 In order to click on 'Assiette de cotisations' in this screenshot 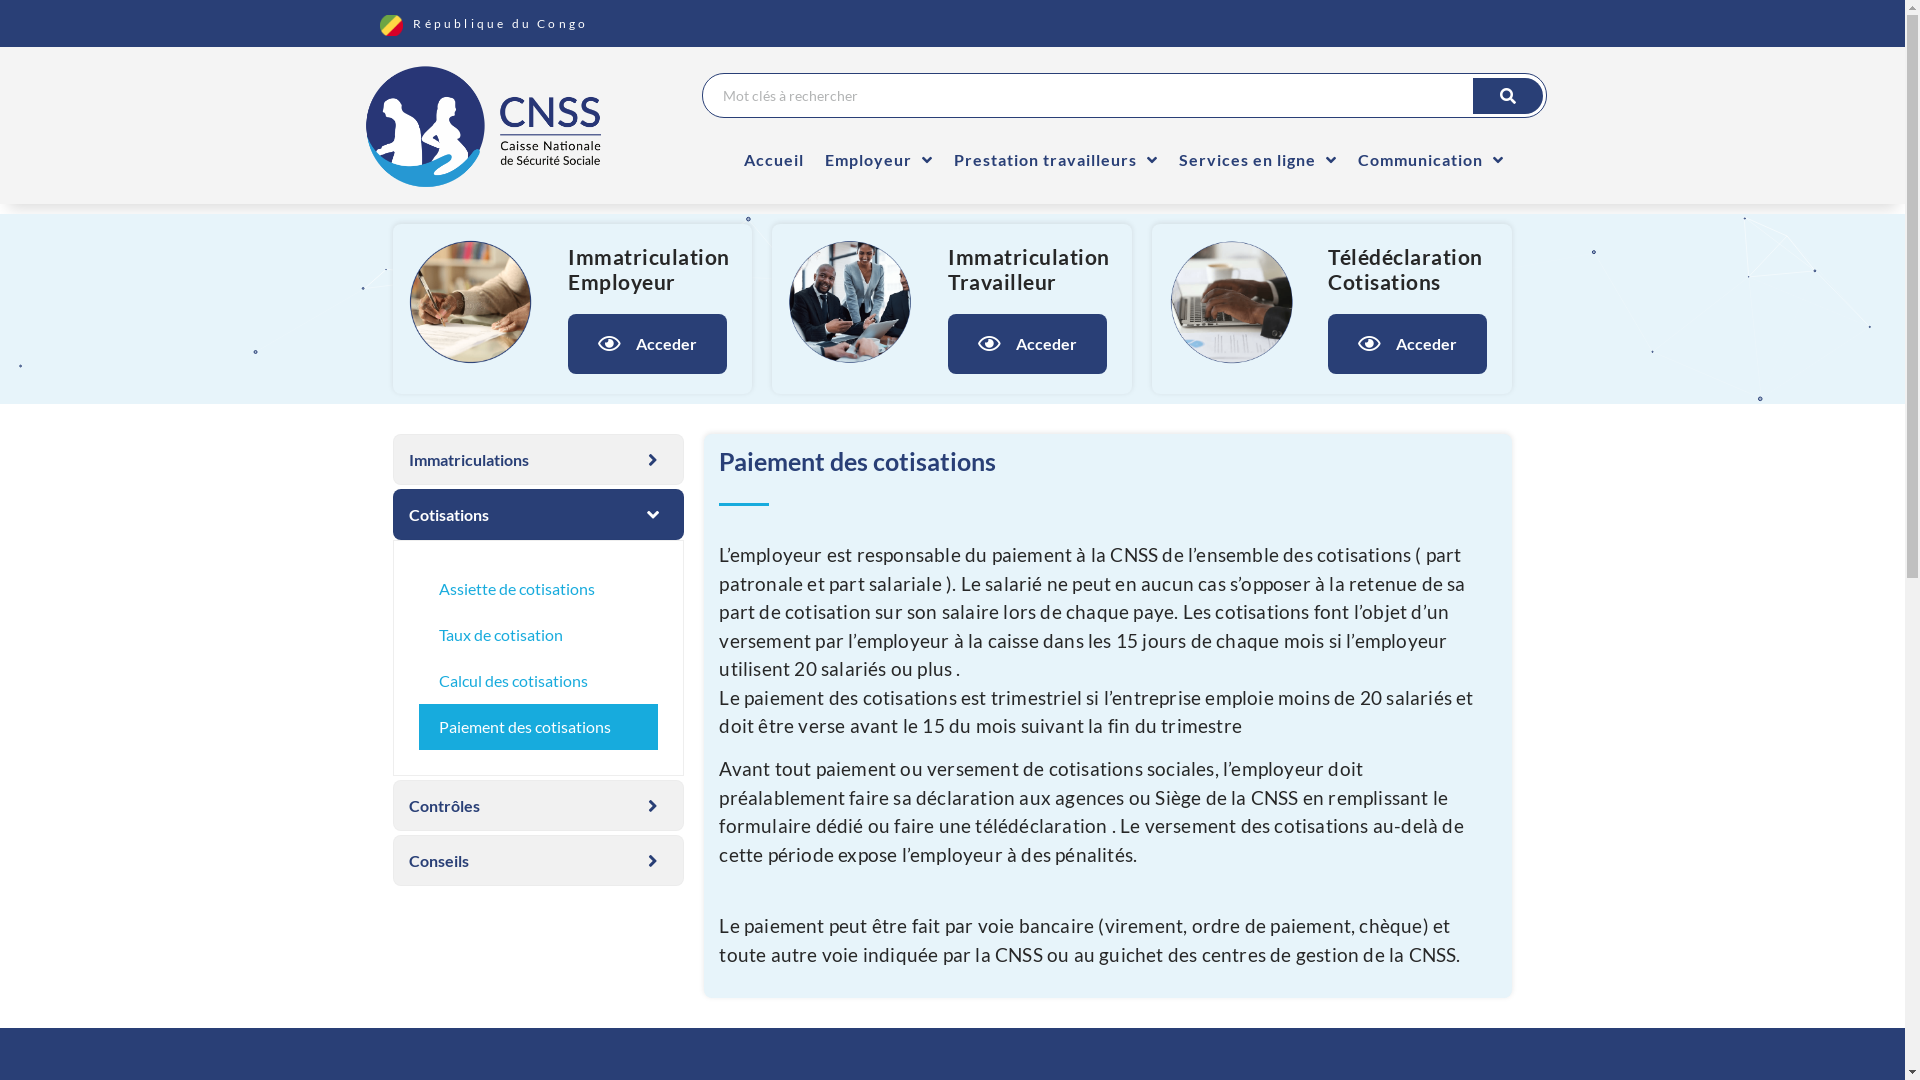, I will do `click(416, 588)`.